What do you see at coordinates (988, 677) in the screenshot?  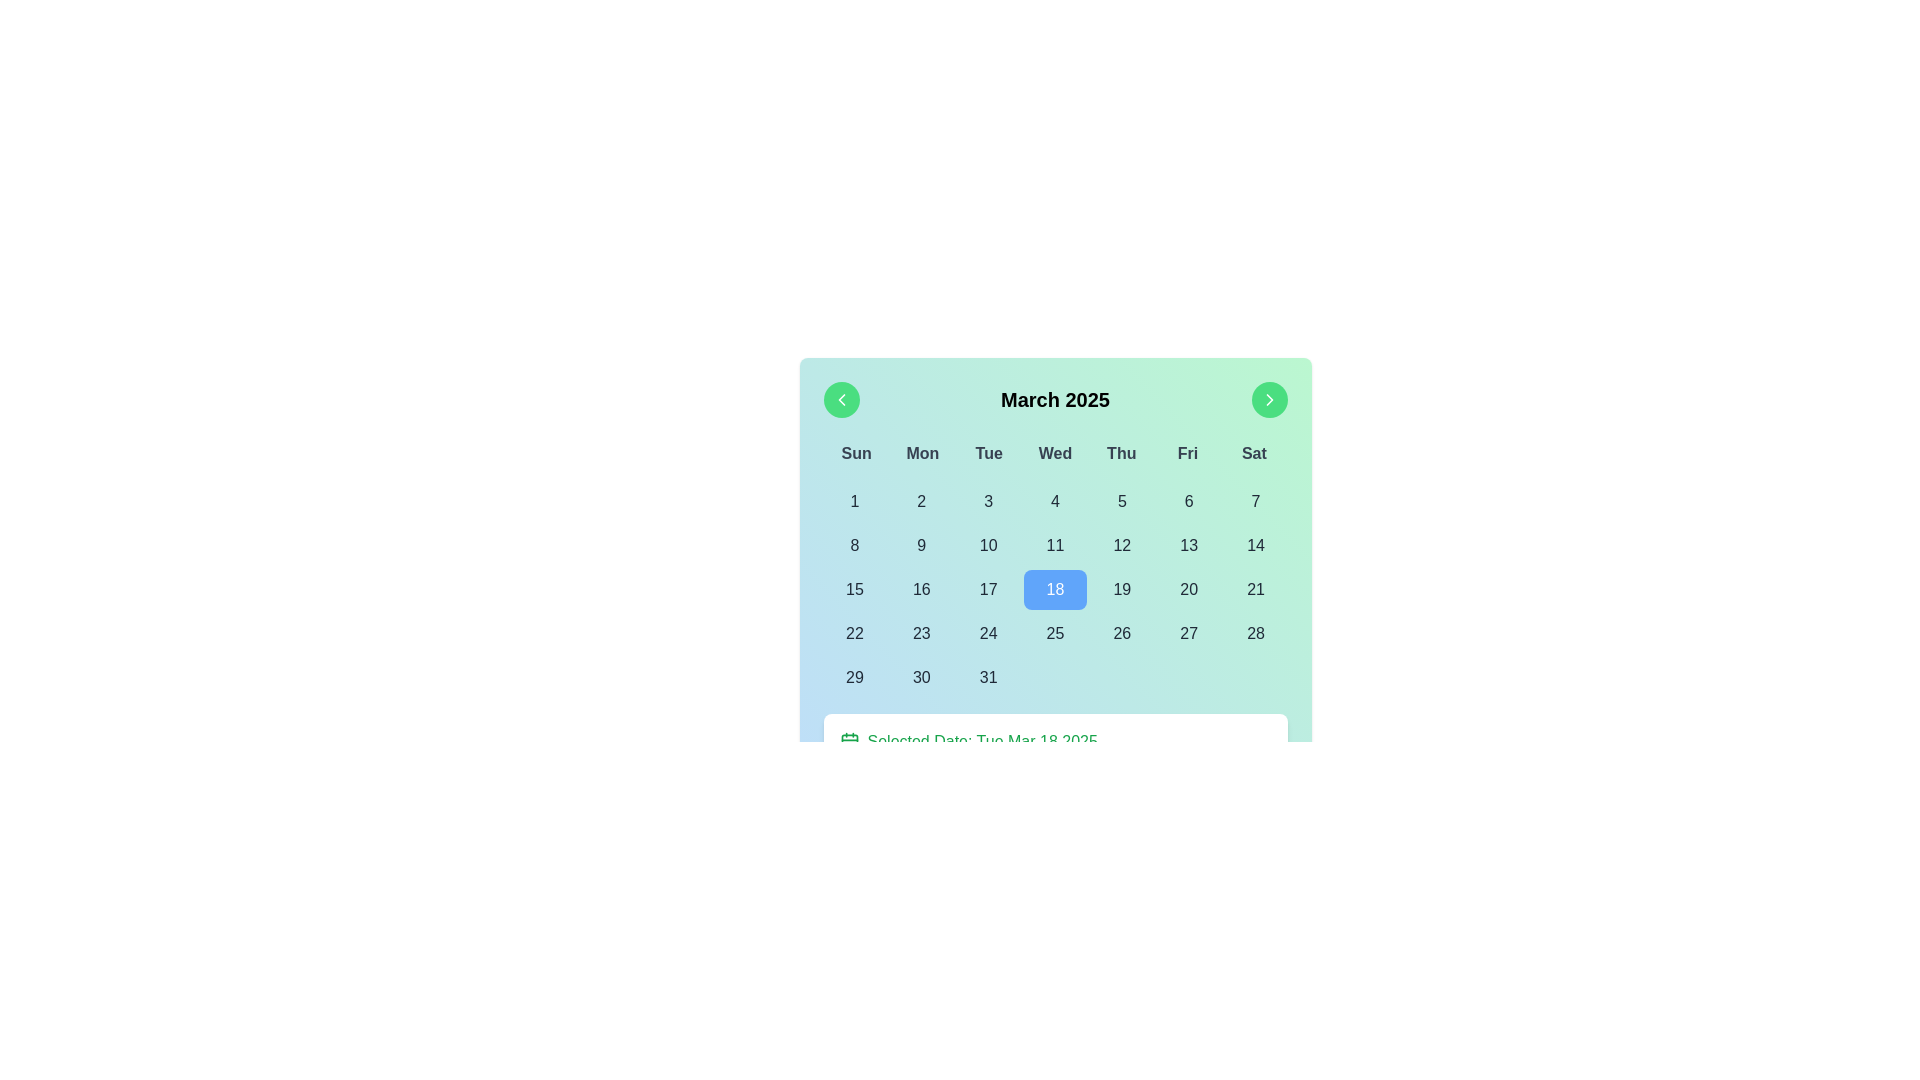 I see `the button representing the 31st day of the month in the calendar, located in the bottom-right corner of the visible month view` at bounding box center [988, 677].